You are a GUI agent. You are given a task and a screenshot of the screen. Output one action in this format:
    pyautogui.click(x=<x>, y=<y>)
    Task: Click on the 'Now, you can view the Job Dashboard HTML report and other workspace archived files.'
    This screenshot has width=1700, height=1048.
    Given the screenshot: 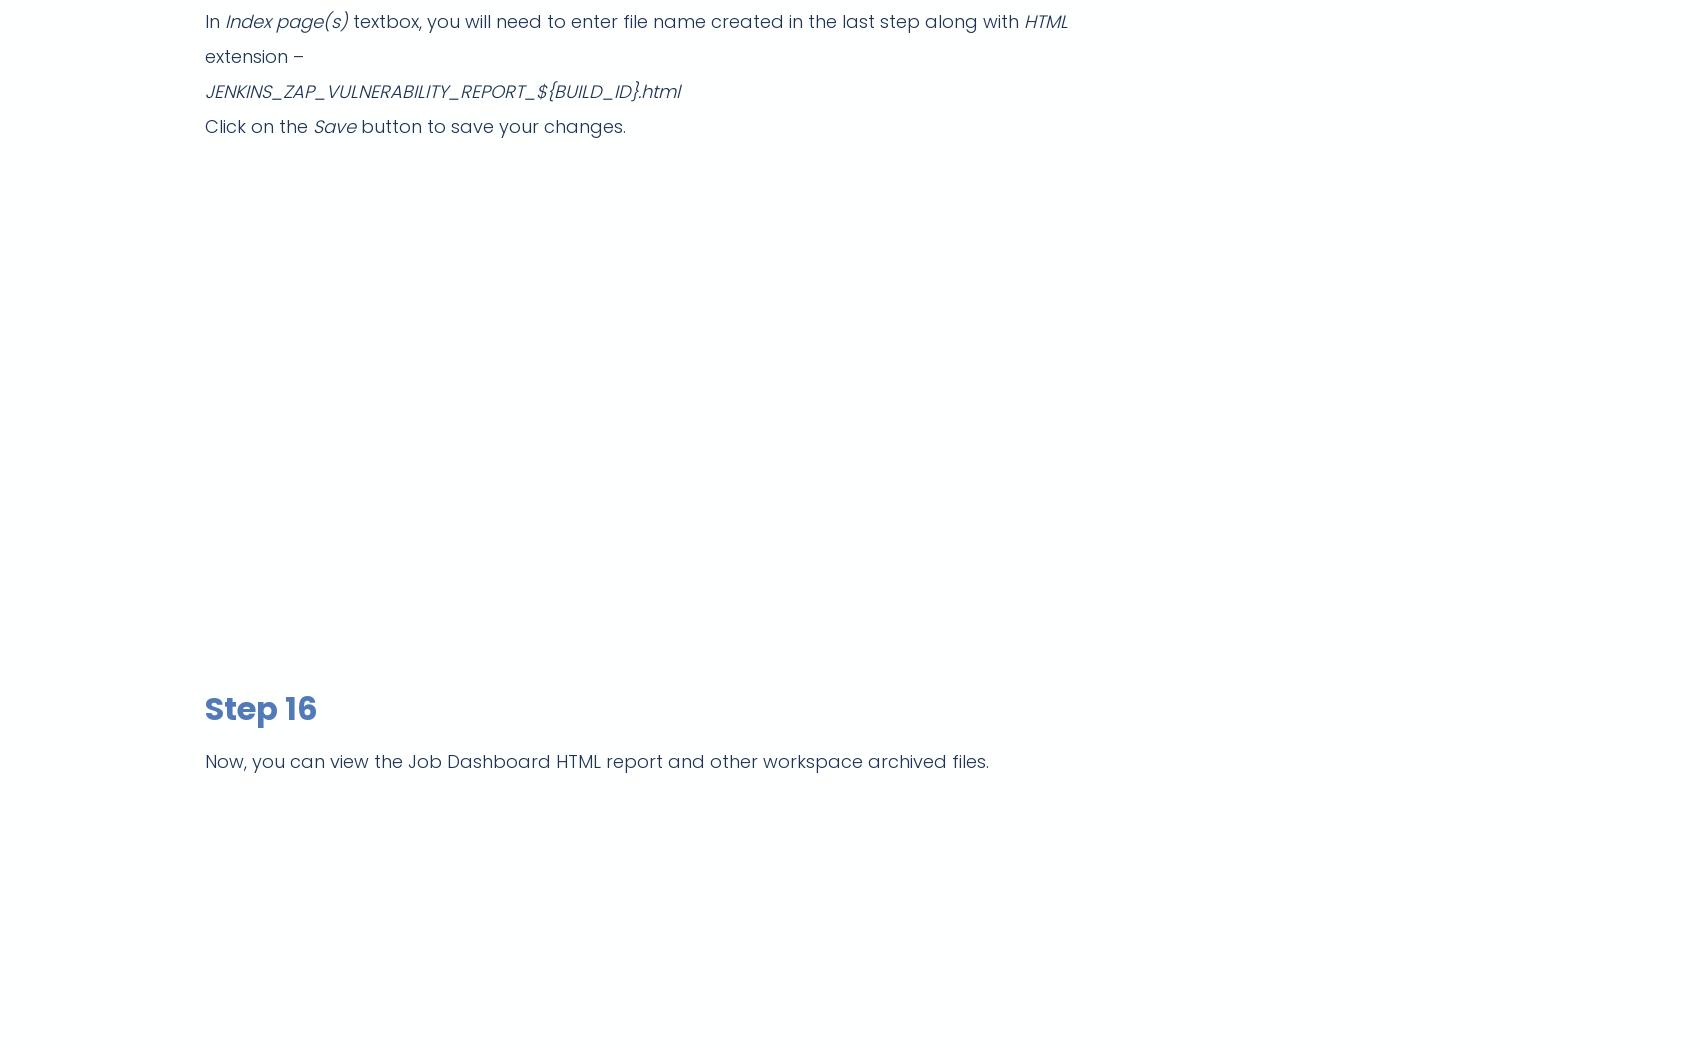 What is the action you would take?
    pyautogui.click(x=596, y=760)
    